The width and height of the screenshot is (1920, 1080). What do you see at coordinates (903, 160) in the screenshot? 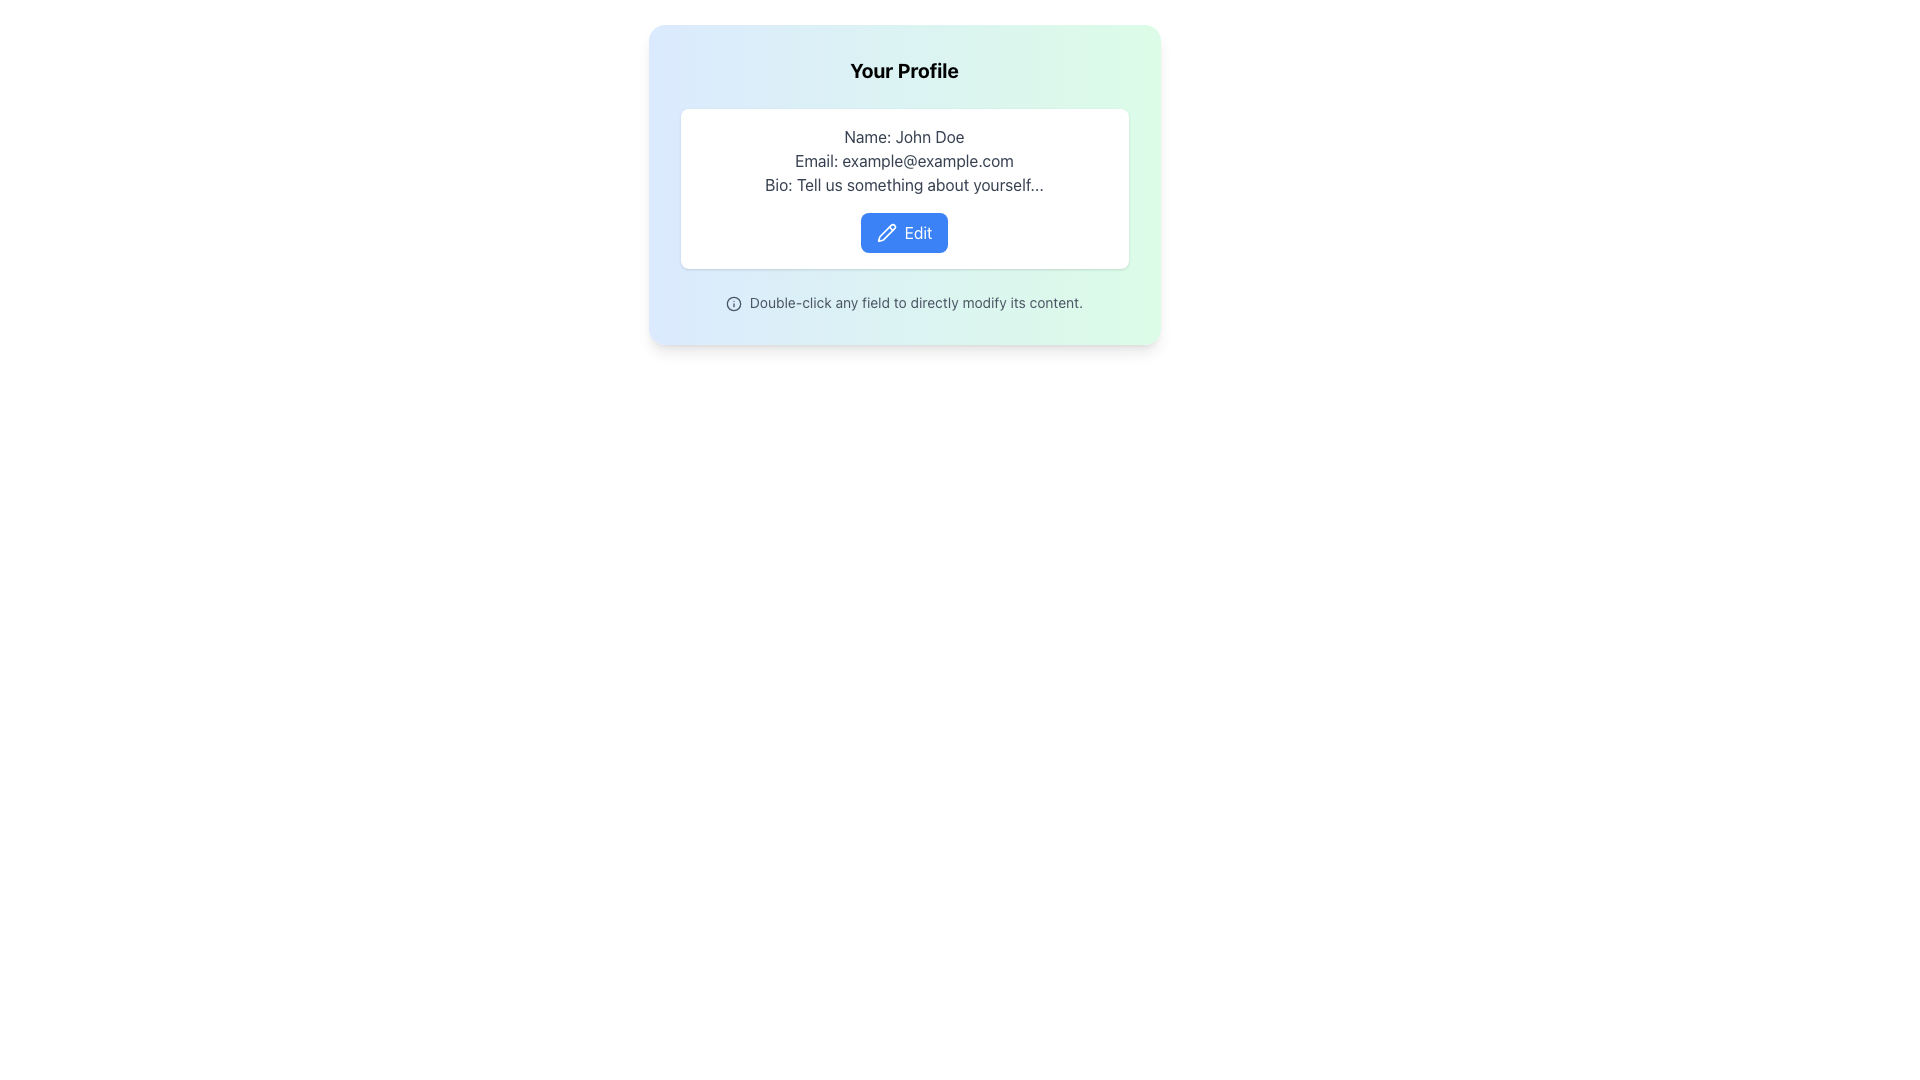
I see `the non-editable email address text label, which is positioned between the 'Name: John Doe' section and the 'Bio: Tell us something about yourself...' section` at bounding box center [903, 160].